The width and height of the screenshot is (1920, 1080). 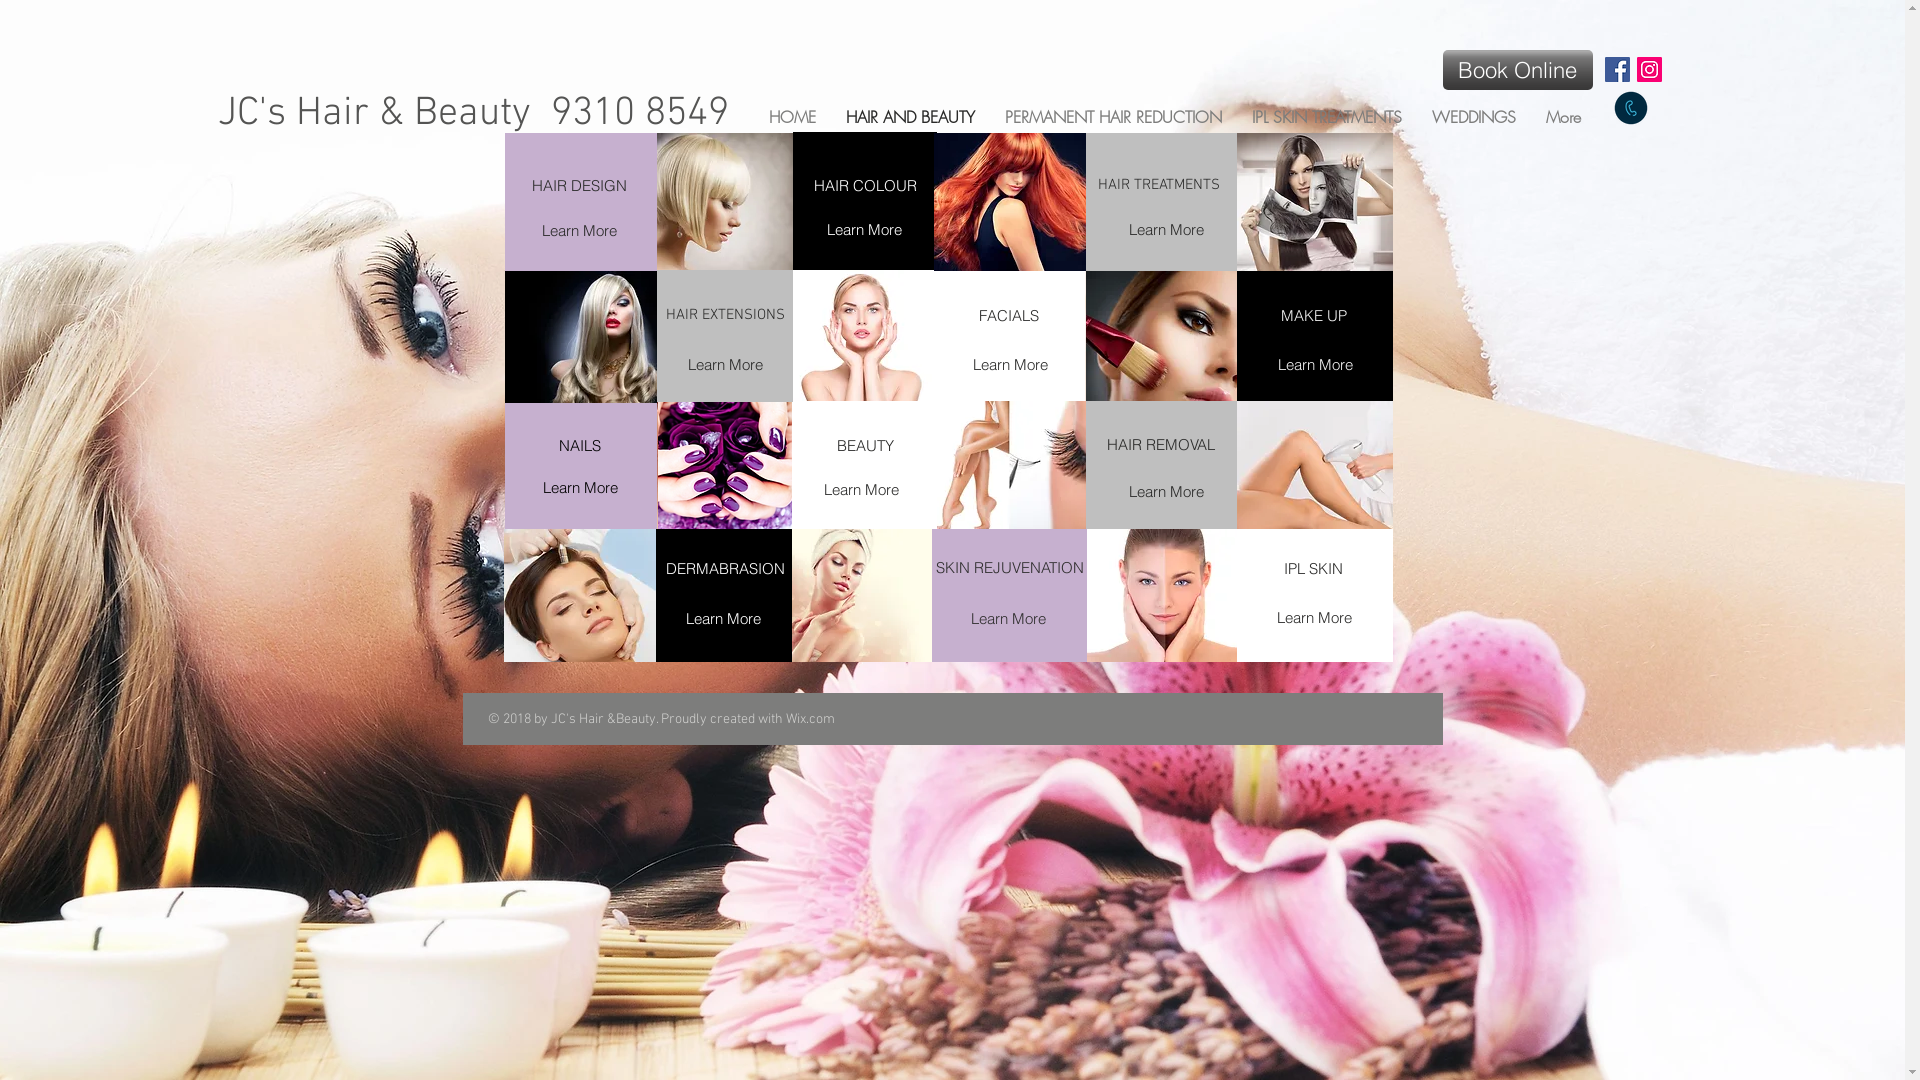 What do you see at coordinates (1325, 115) in the screenshot?
I see `'IPL SKIN TREATMENTS'` at bounding box center [1325, 115].